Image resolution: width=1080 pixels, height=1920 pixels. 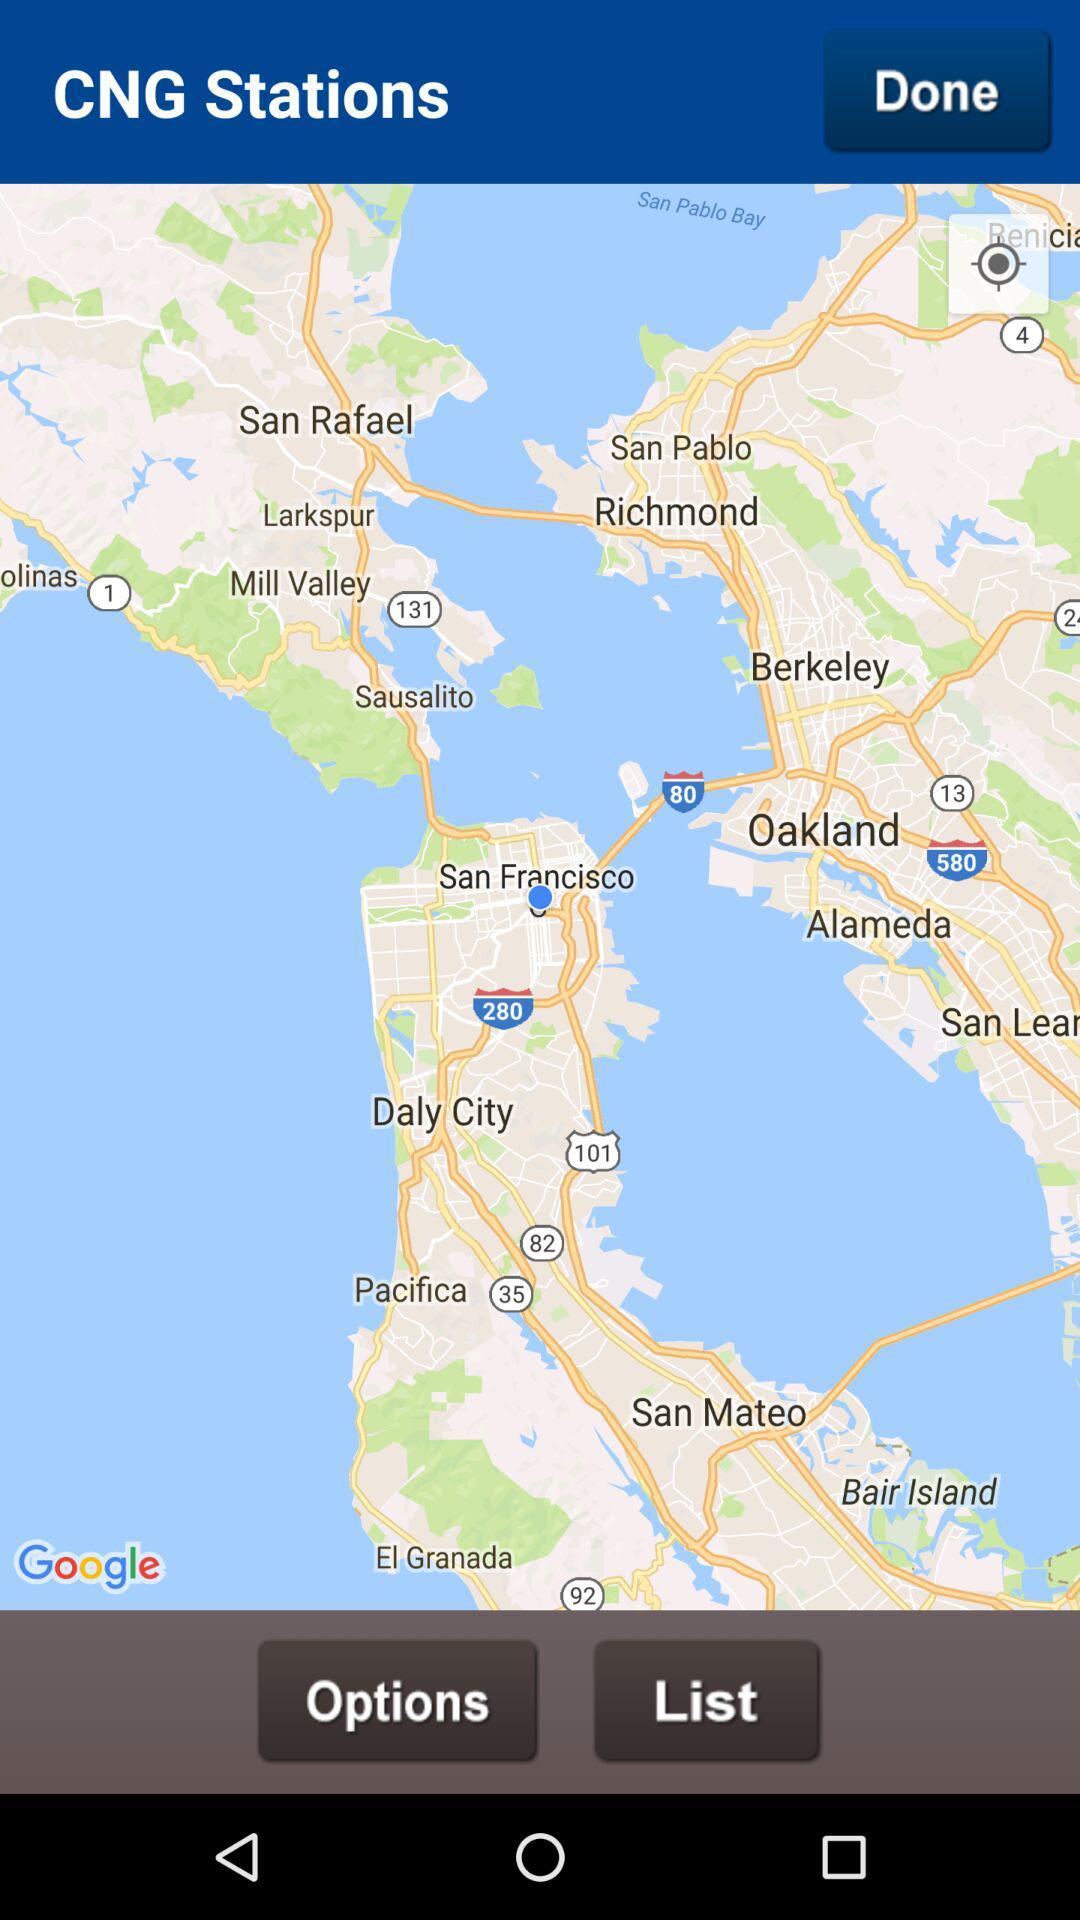 I want to click on options, so click(x=398, y=1700).